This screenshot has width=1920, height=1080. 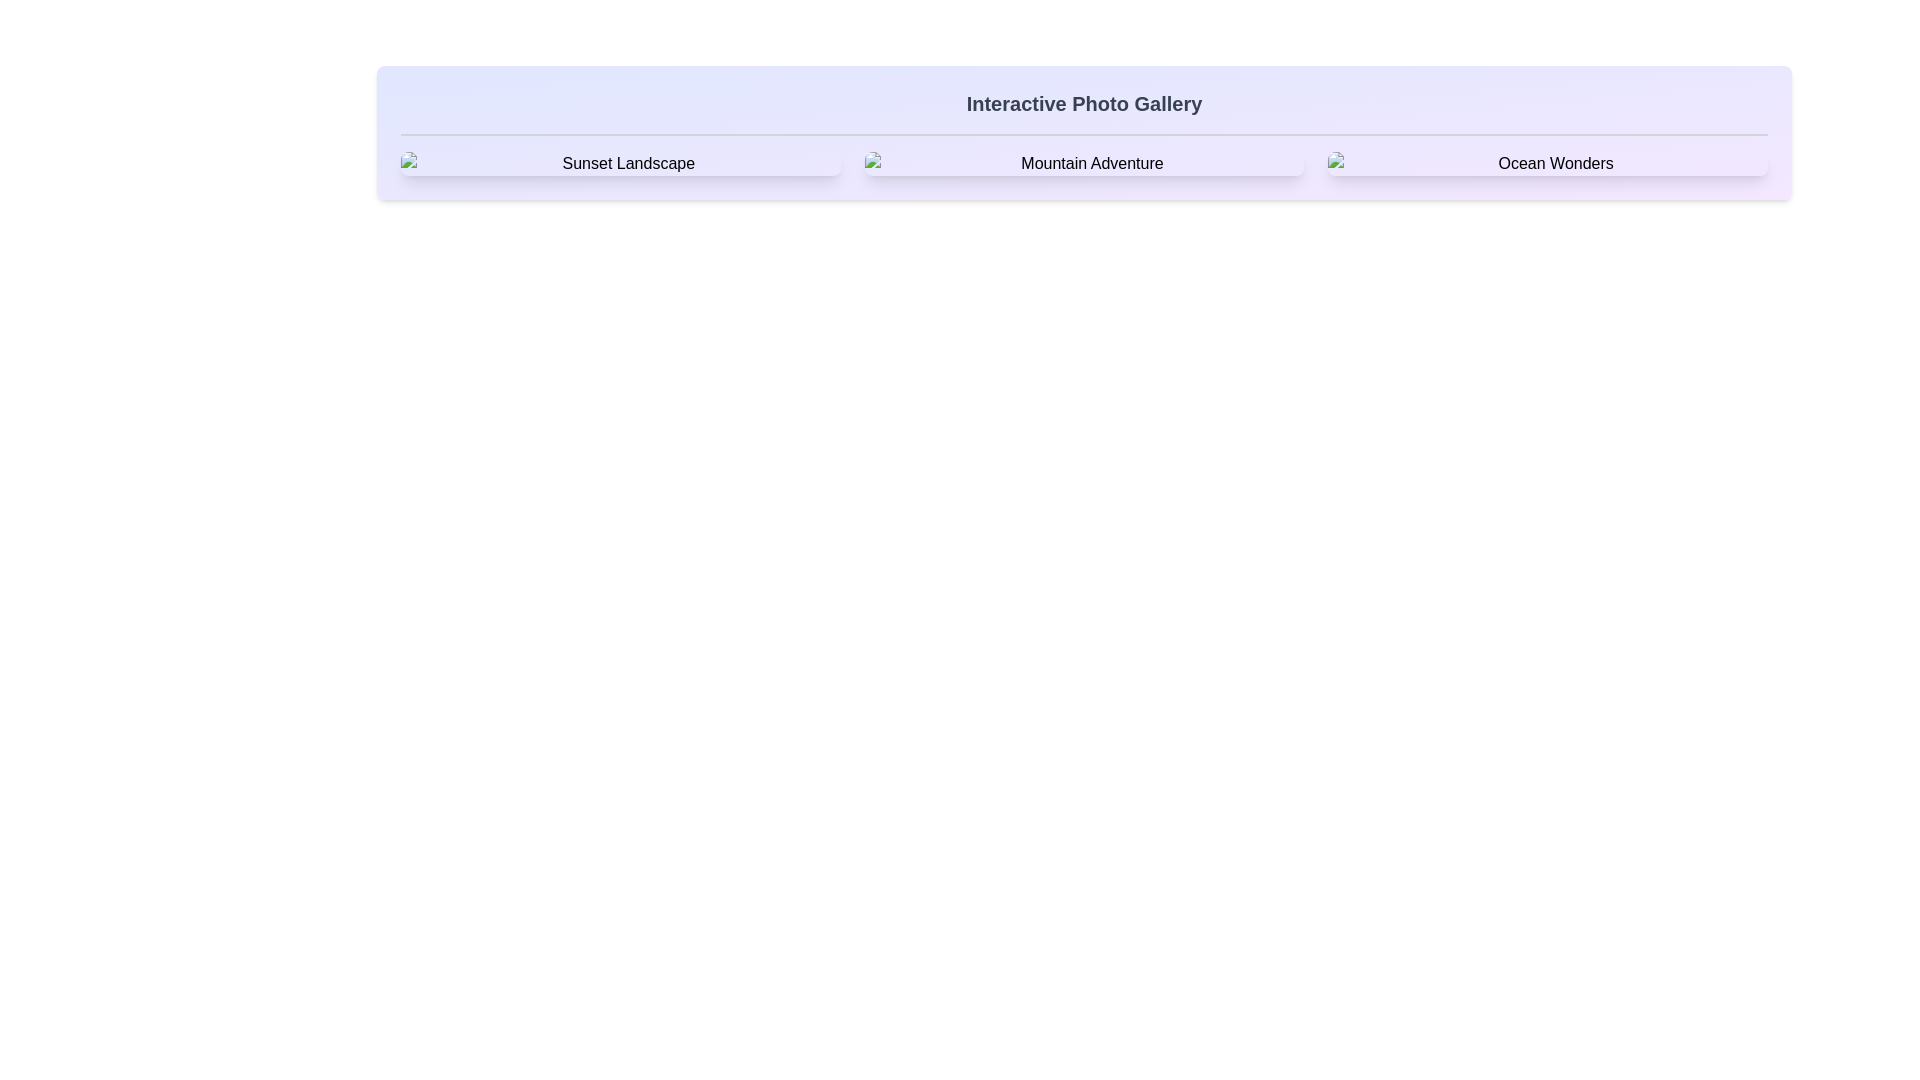 I want to click on the 'like' button, which is the second button in a horizontal layout immediately to the right of the 'View' button, so click(x=676, y=185).